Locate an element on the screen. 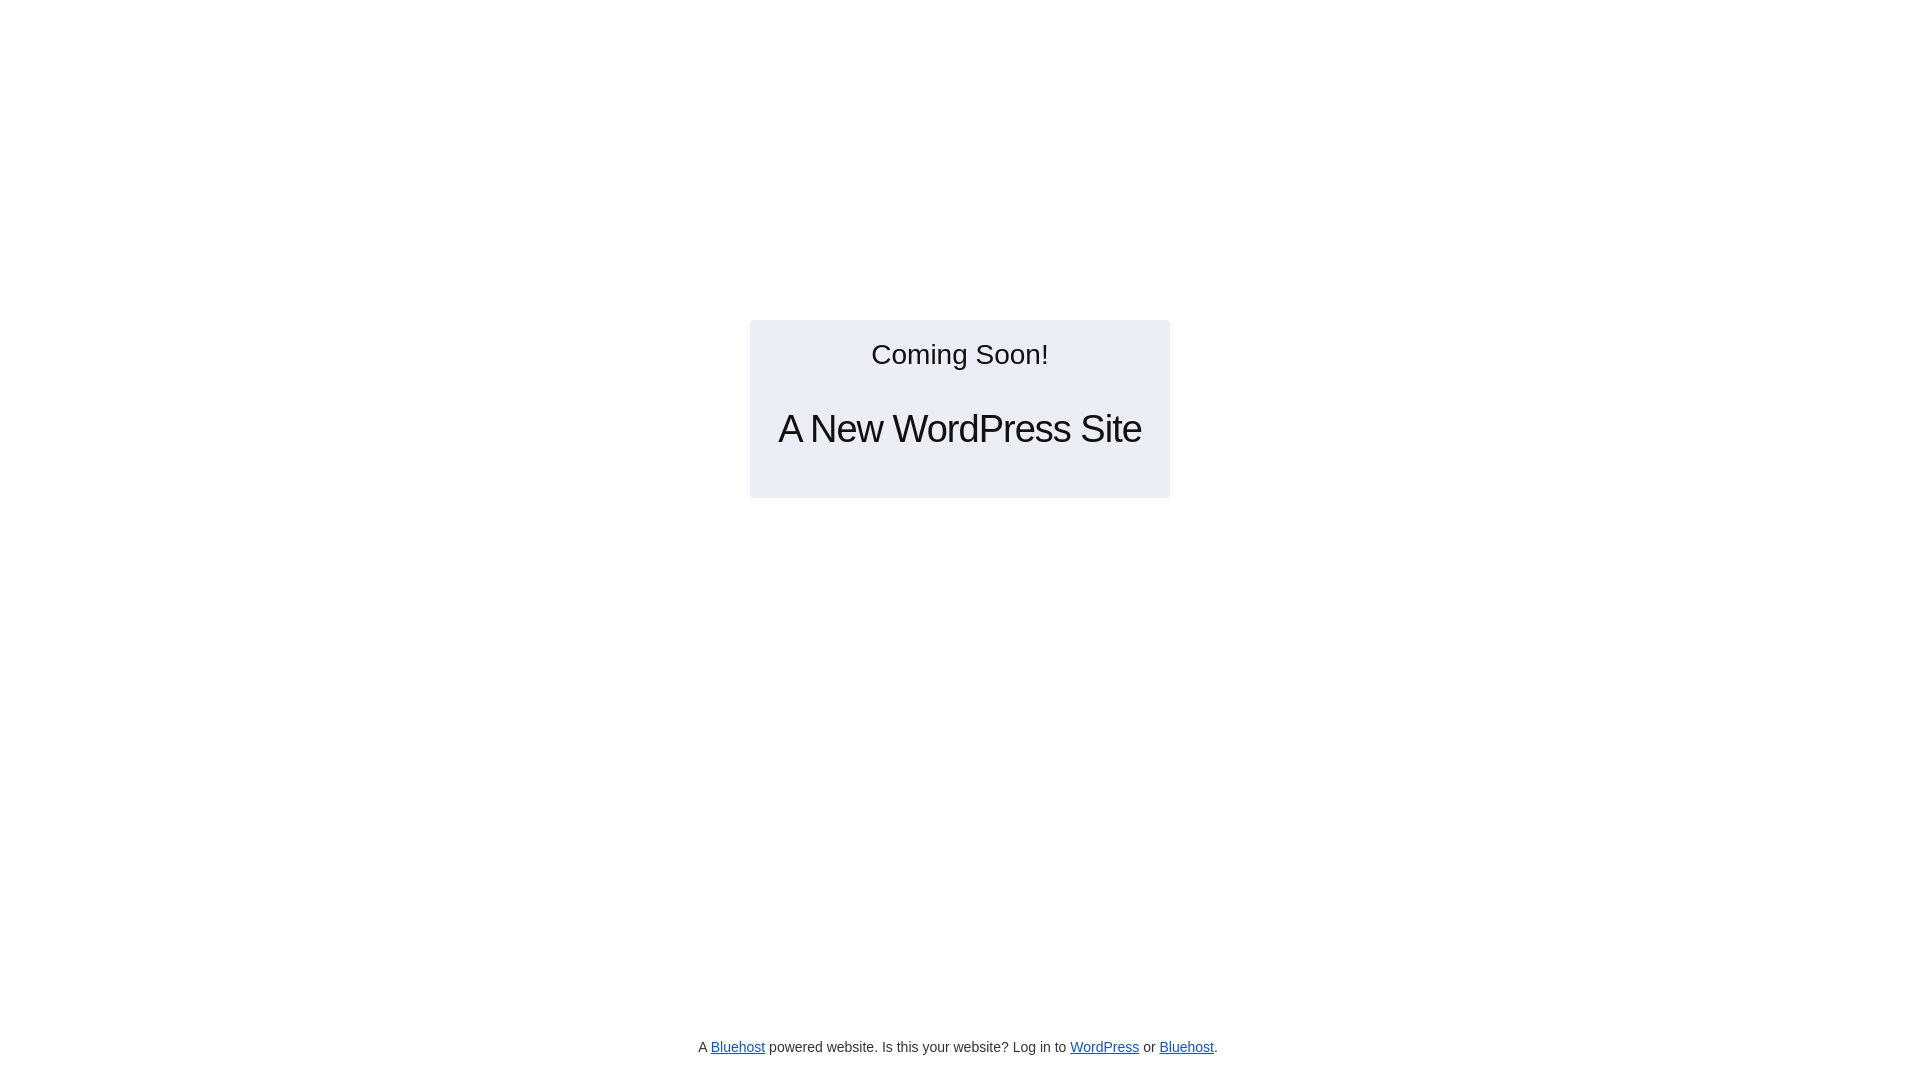 The height and width of the screenshot is (1080, 1920). 'Bluehost' is located at coordinates (737, 1045).